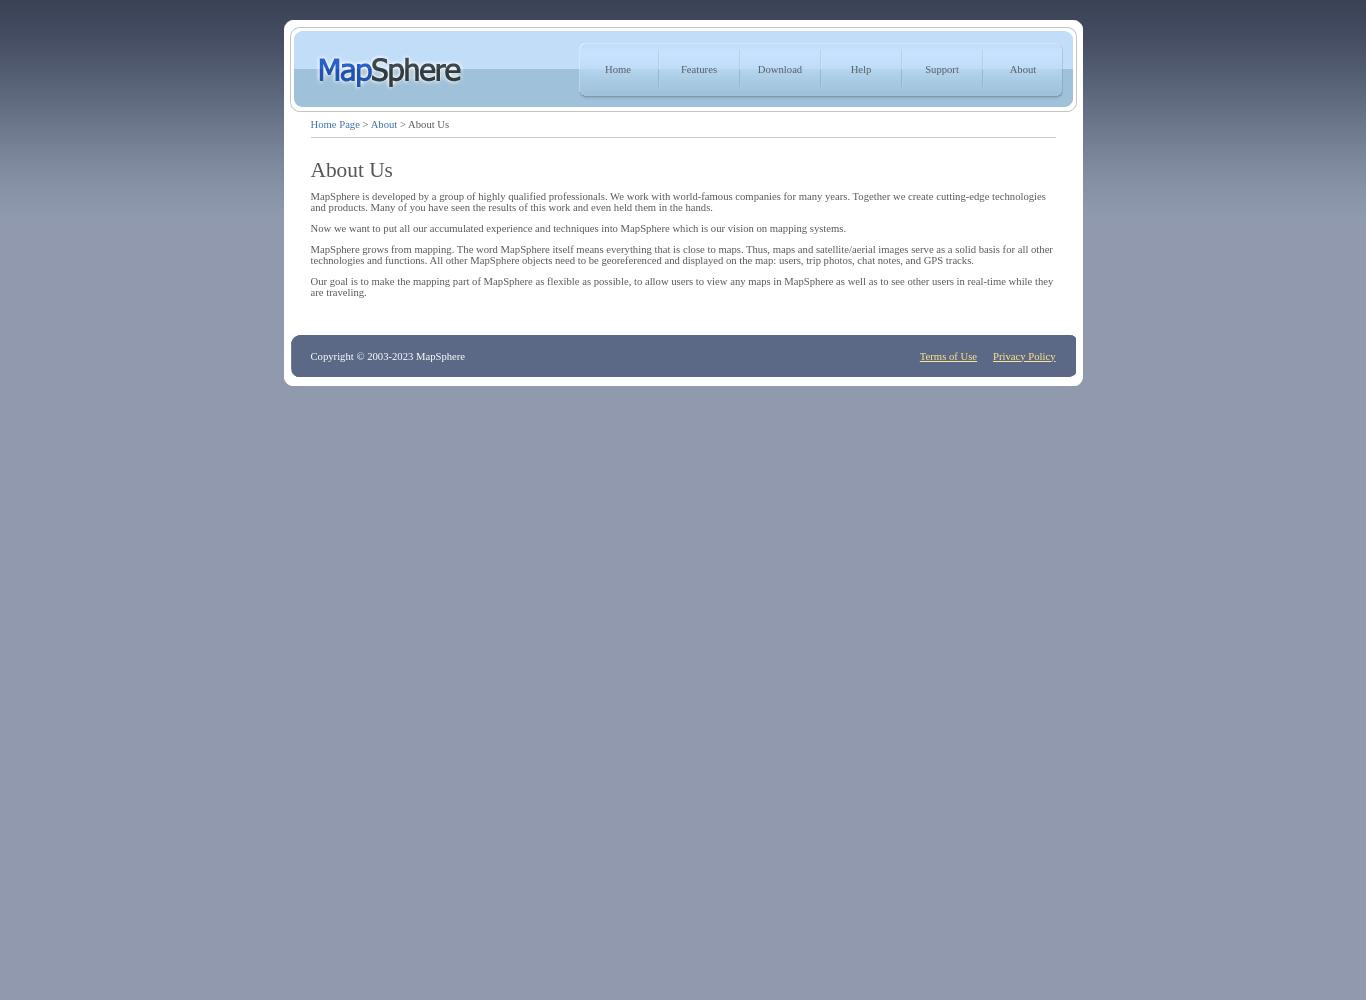 The width and height of the screenshot is (1366, 1000). I want to click on 'MapSphere grows from mapping. The word MapSphere itself means everything that is close to maps. Thus, maps and satellite/aerial images serve as a solid basis for all other technologies and functions. All other MapSphere objects need to be georeferenced and displayed on the map: users, trip photos, chat notes, and GPS tracks.', so click(679, 255).